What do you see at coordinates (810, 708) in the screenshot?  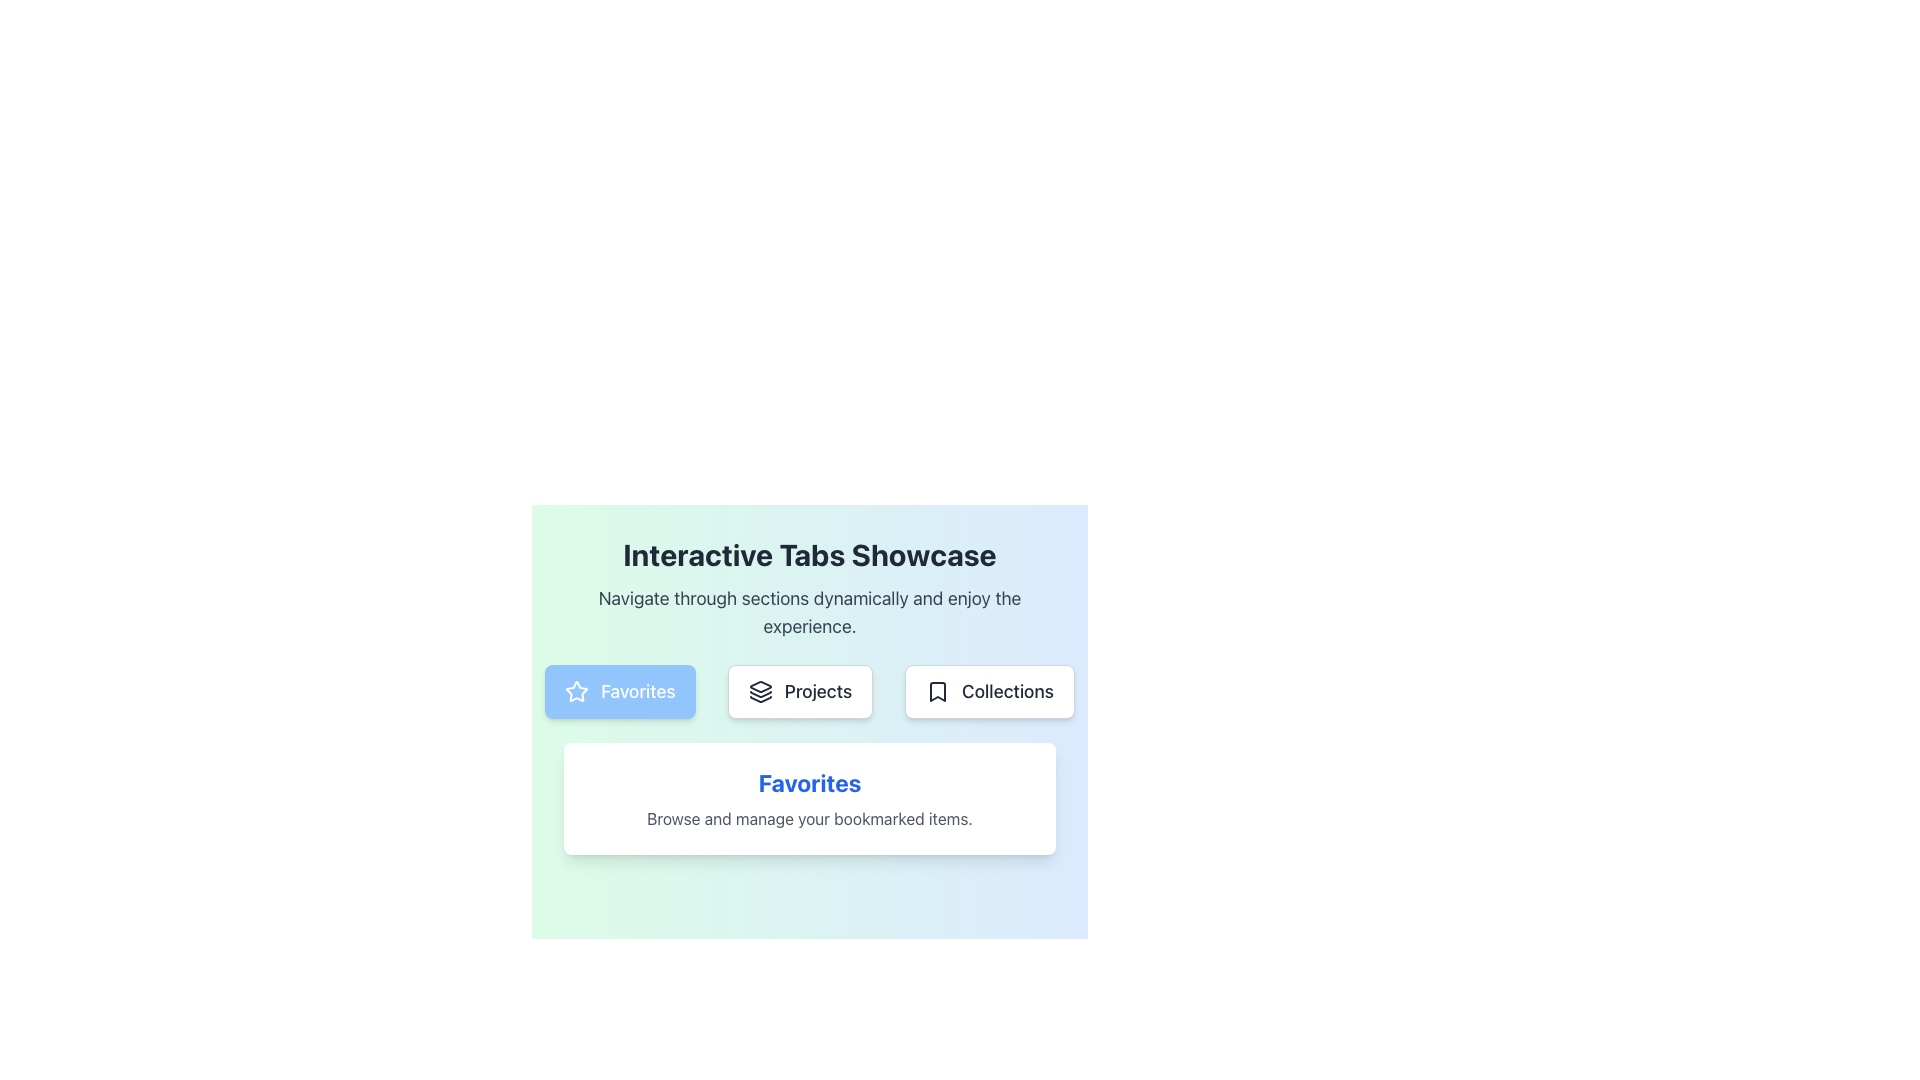 I see `the interactive tab button labeled 'Projects', which is centrally located under the title 'Interactive Tabs Showcase' and above the 'Favorites' section` at bounding box center [810, 708].